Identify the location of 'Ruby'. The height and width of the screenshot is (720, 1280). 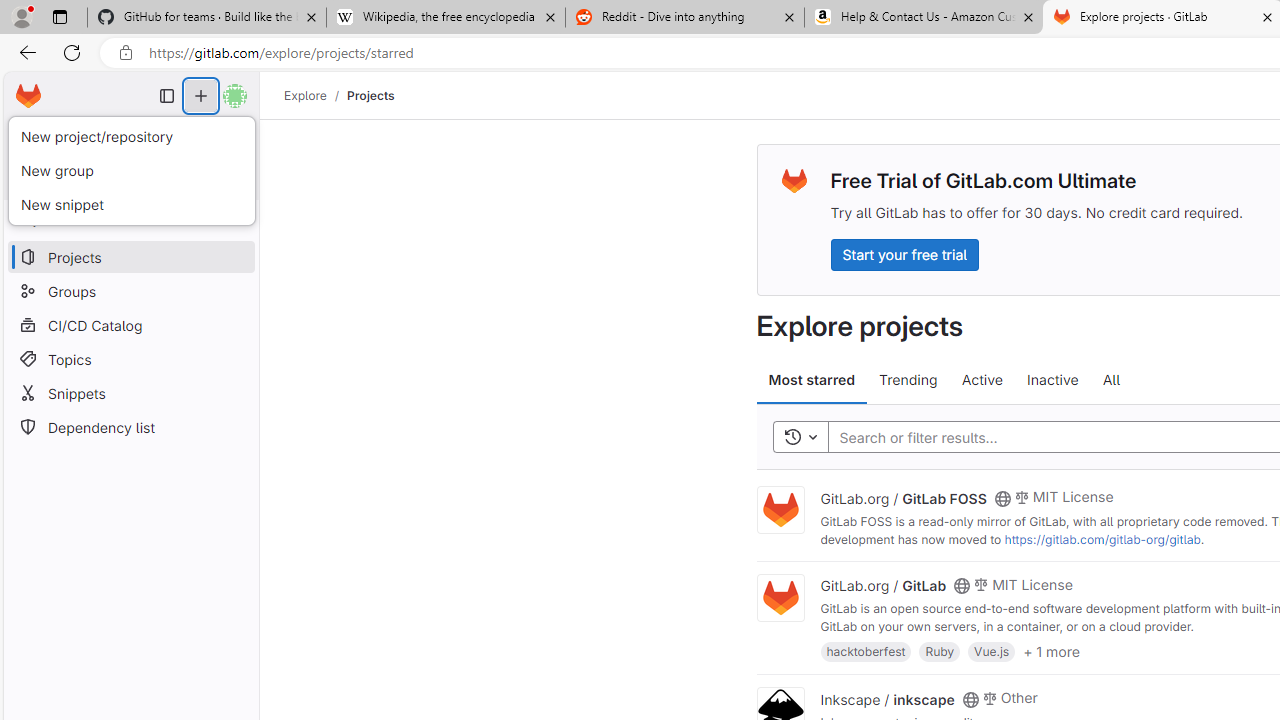
(939, 651).